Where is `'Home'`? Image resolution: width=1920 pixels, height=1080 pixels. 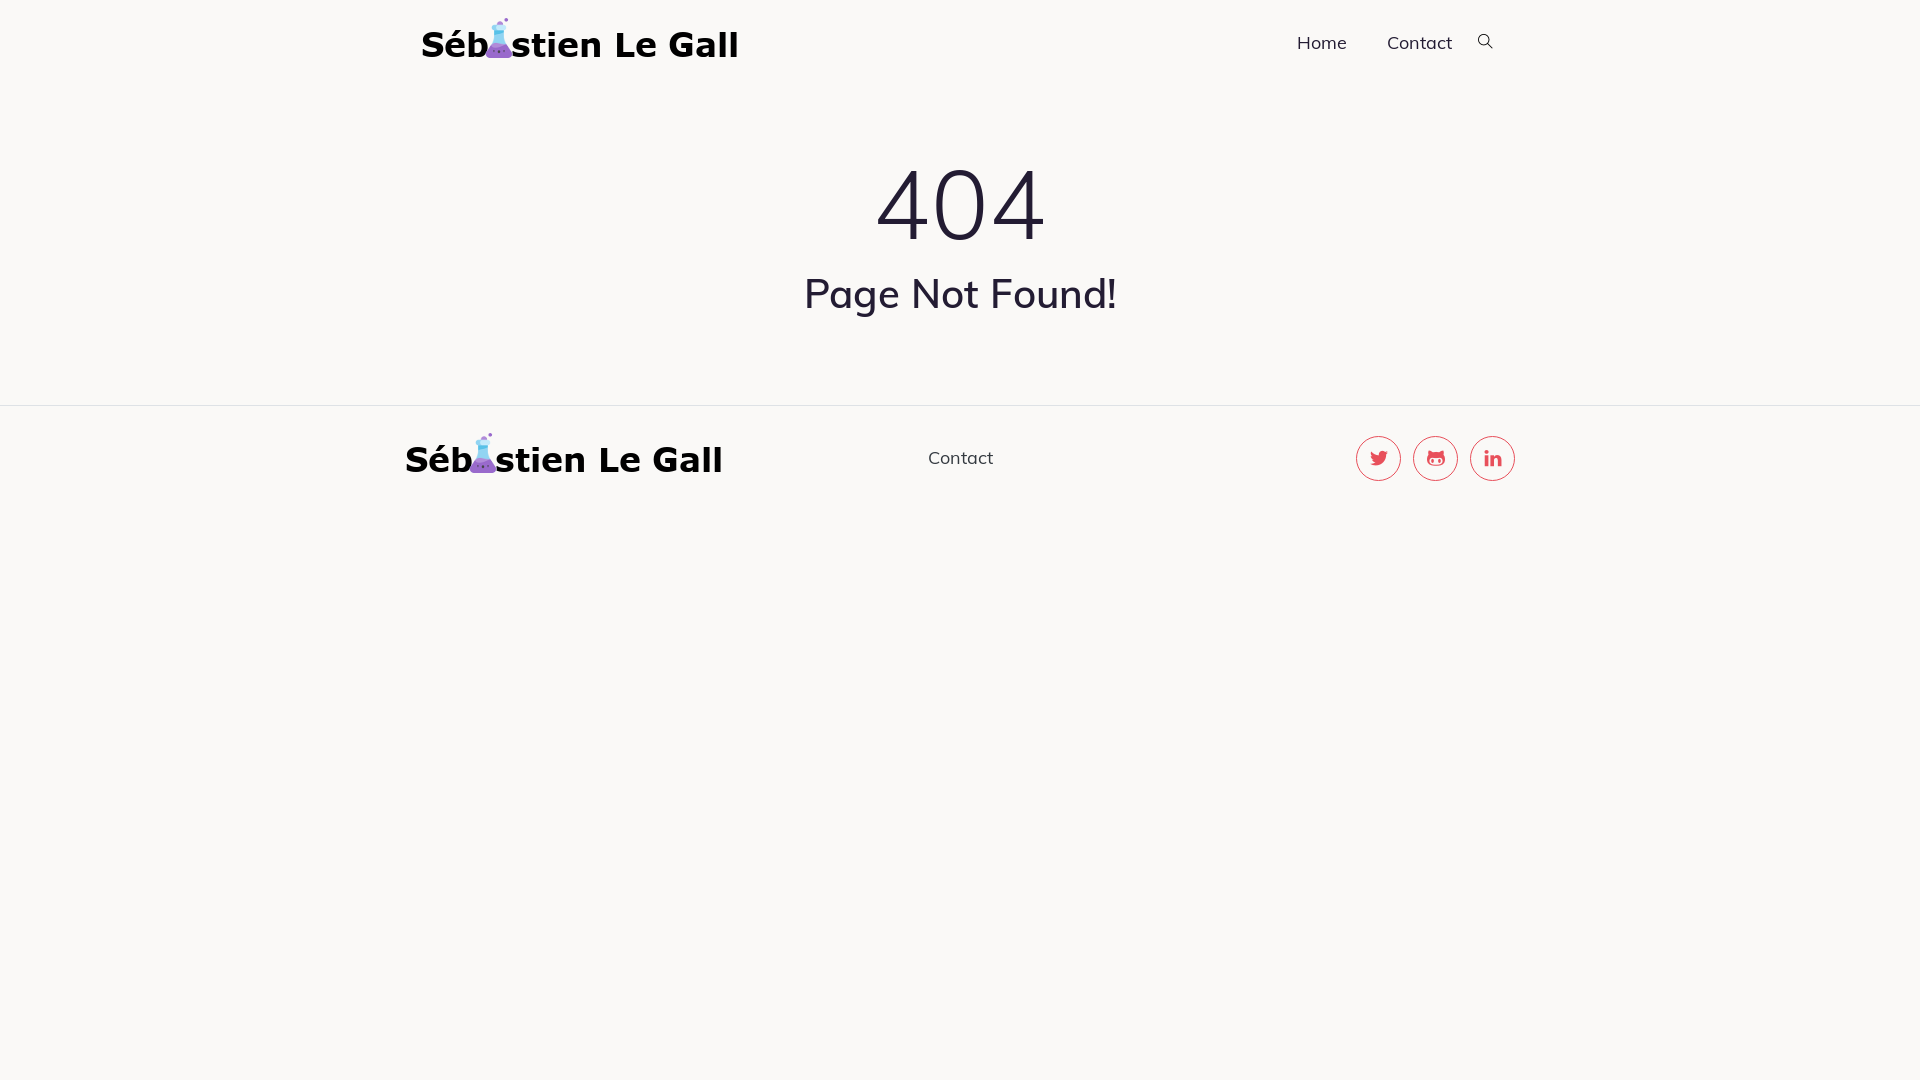 'Home' is located at coordinates (1321, 43).